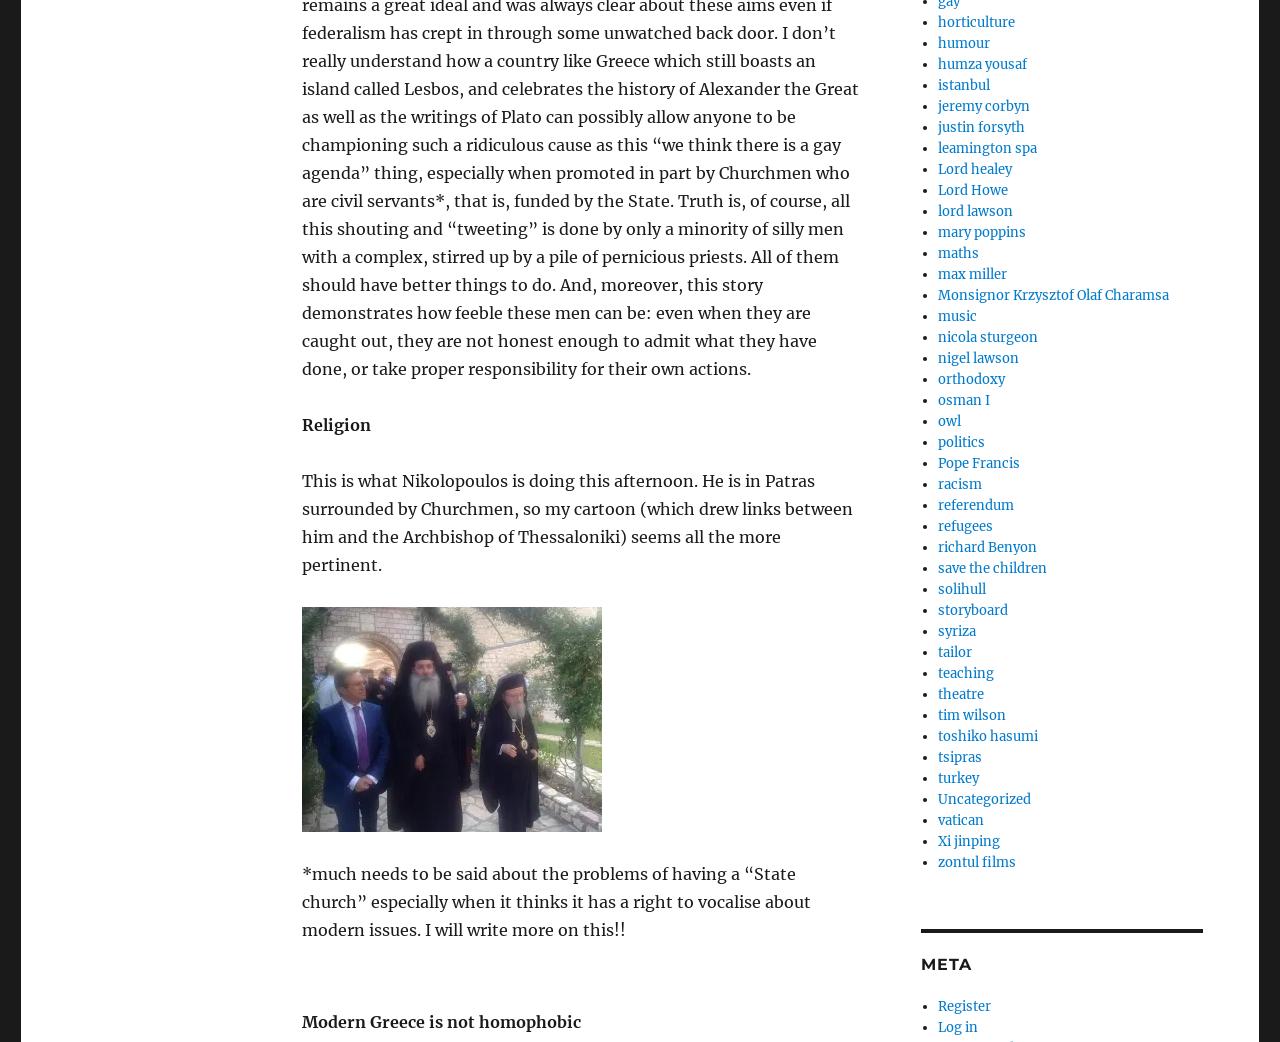  Describe the element at coordinates (987, 735) in the screenshot. I see `'toshiko hasumi'` at that location.